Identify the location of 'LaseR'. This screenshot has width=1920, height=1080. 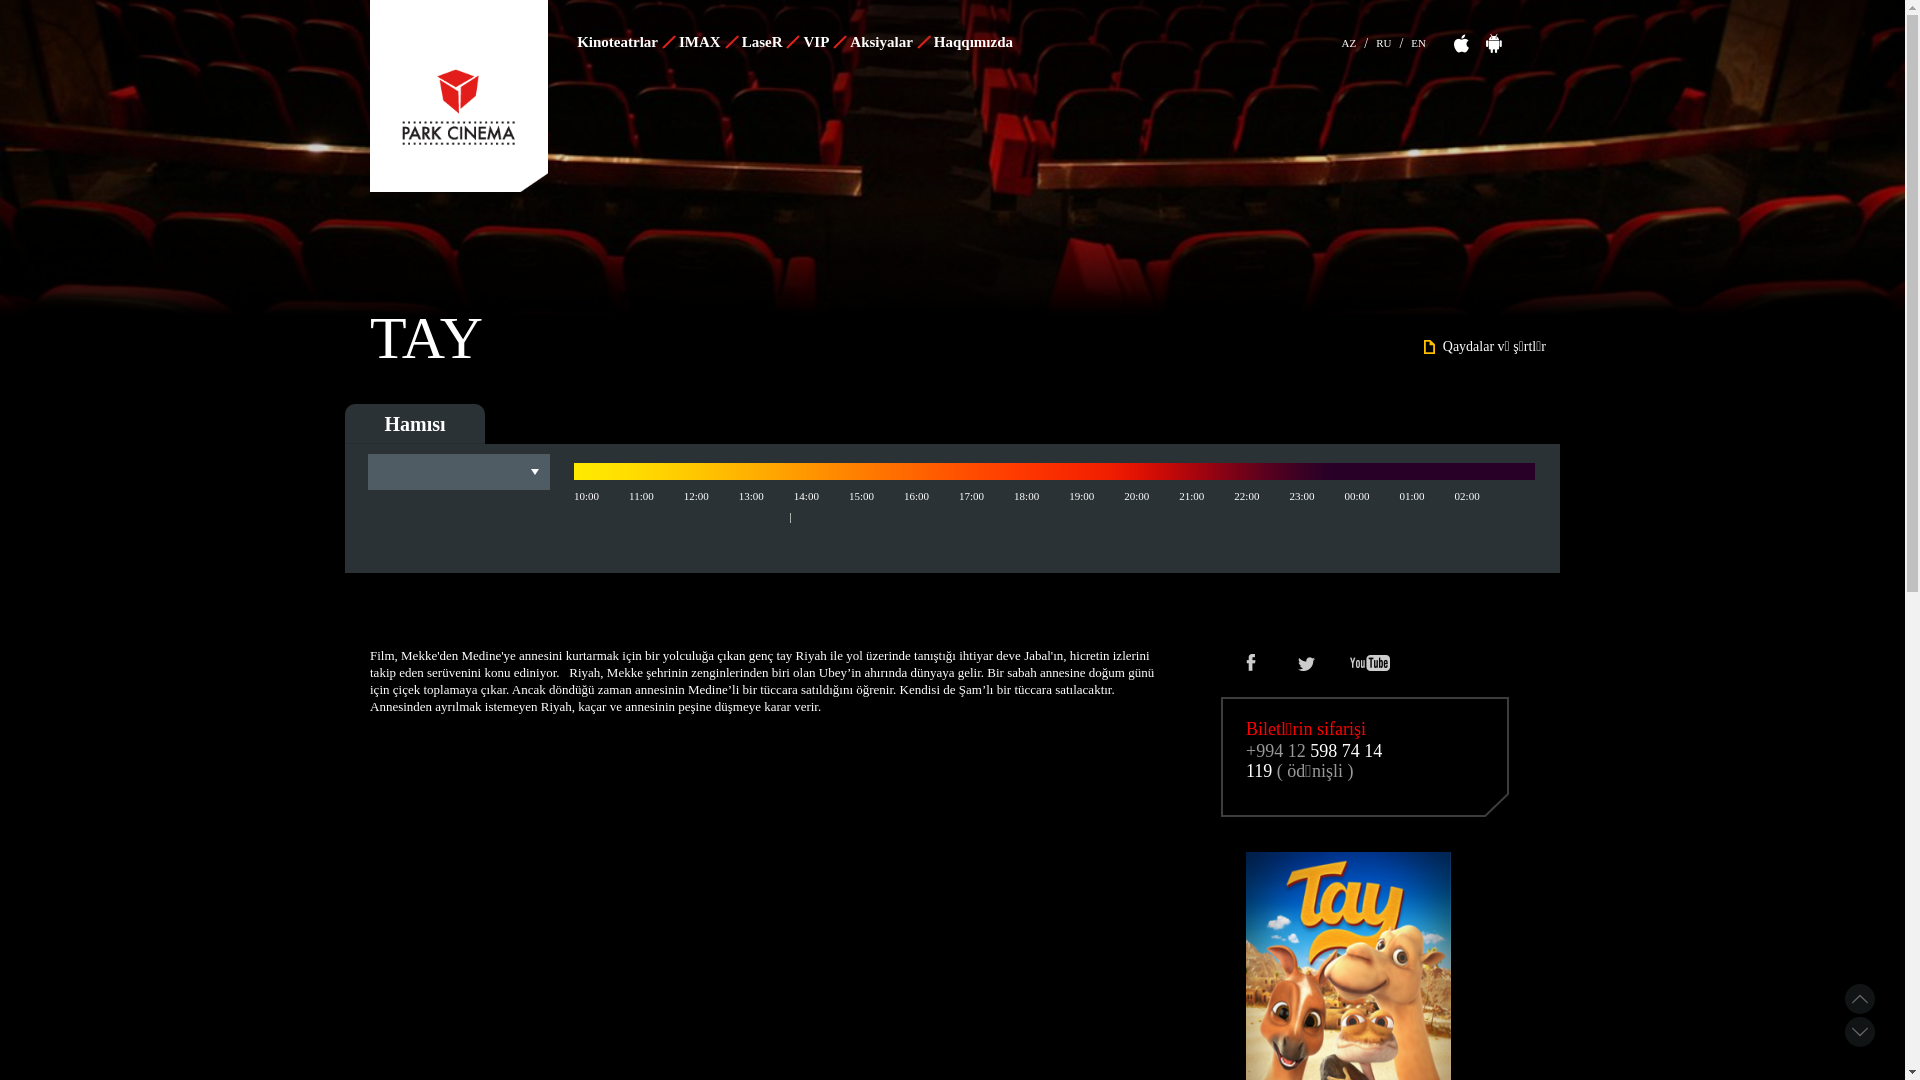
(768, 42).